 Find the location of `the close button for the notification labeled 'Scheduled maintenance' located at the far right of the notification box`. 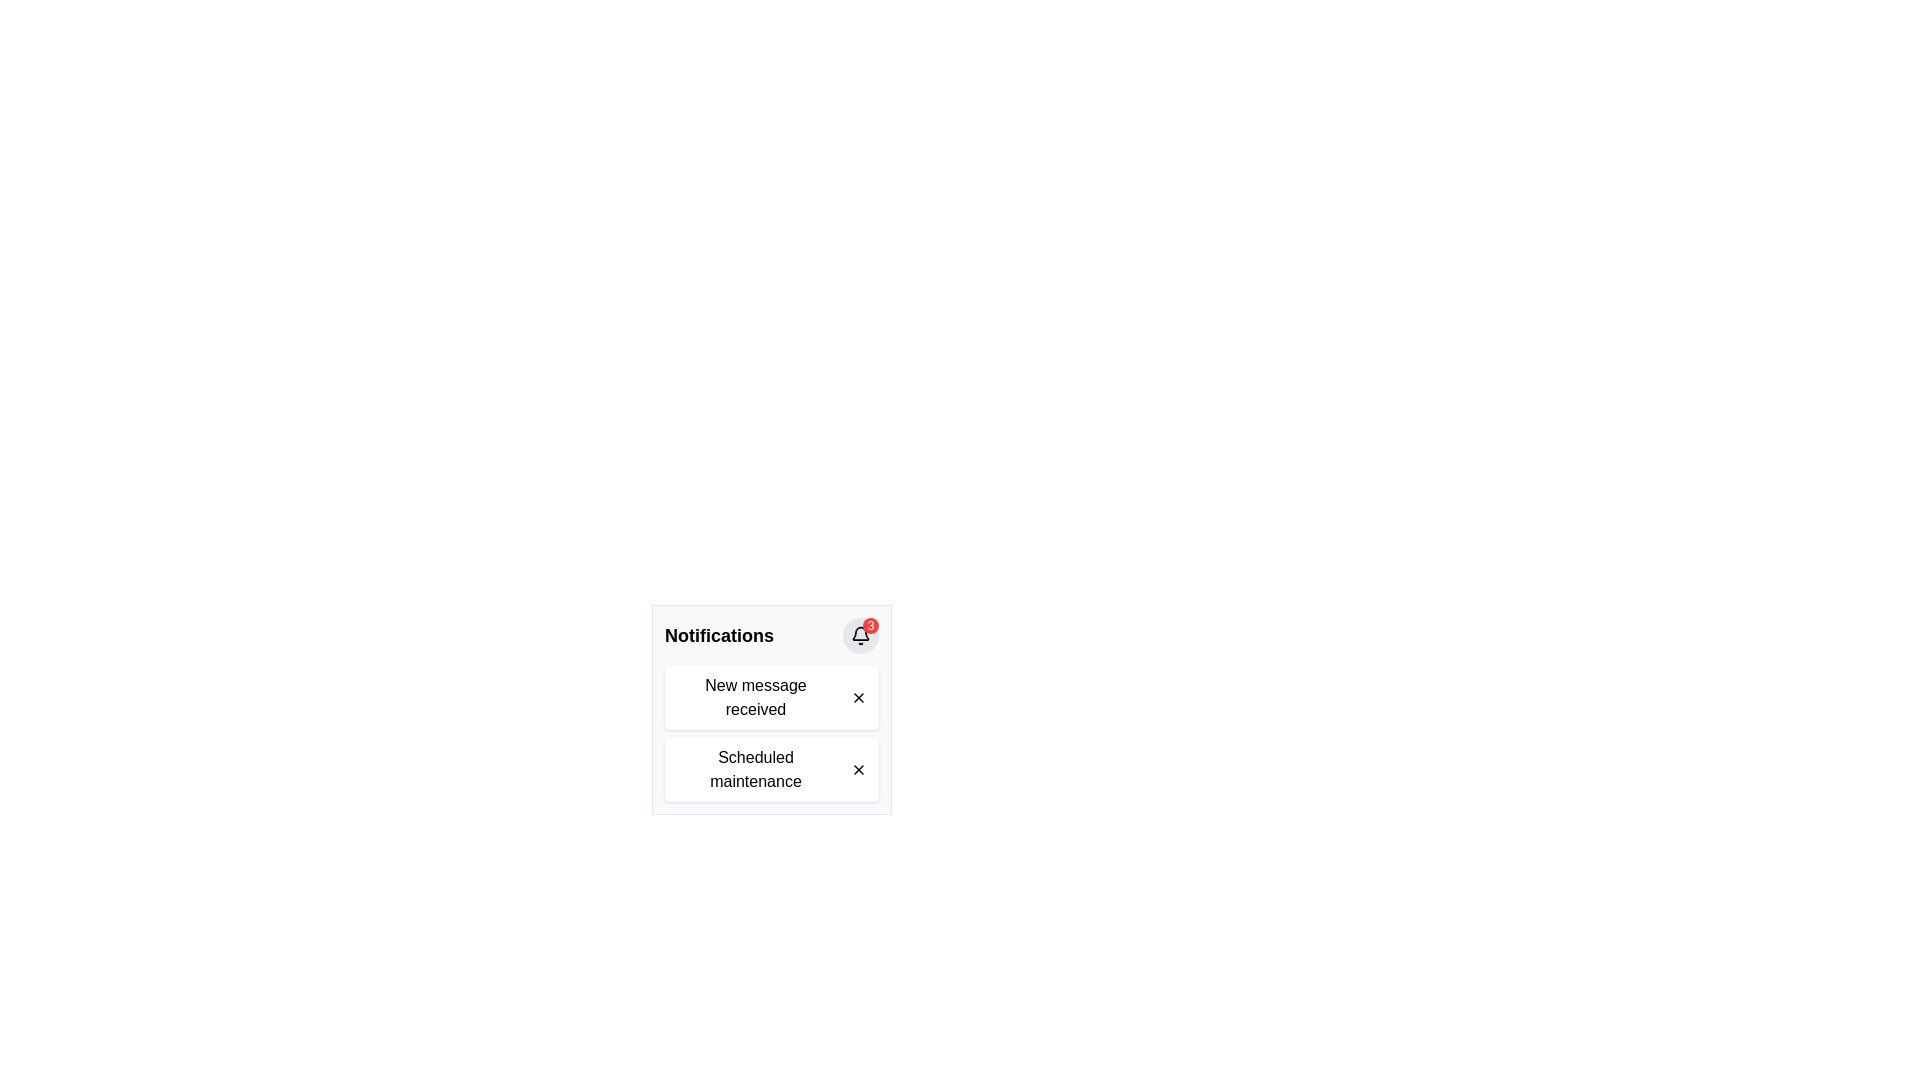

the close button for the notification labeled 'Scheduled maintenance' located at the far right of the notification box is located at coordinates (859, 769).